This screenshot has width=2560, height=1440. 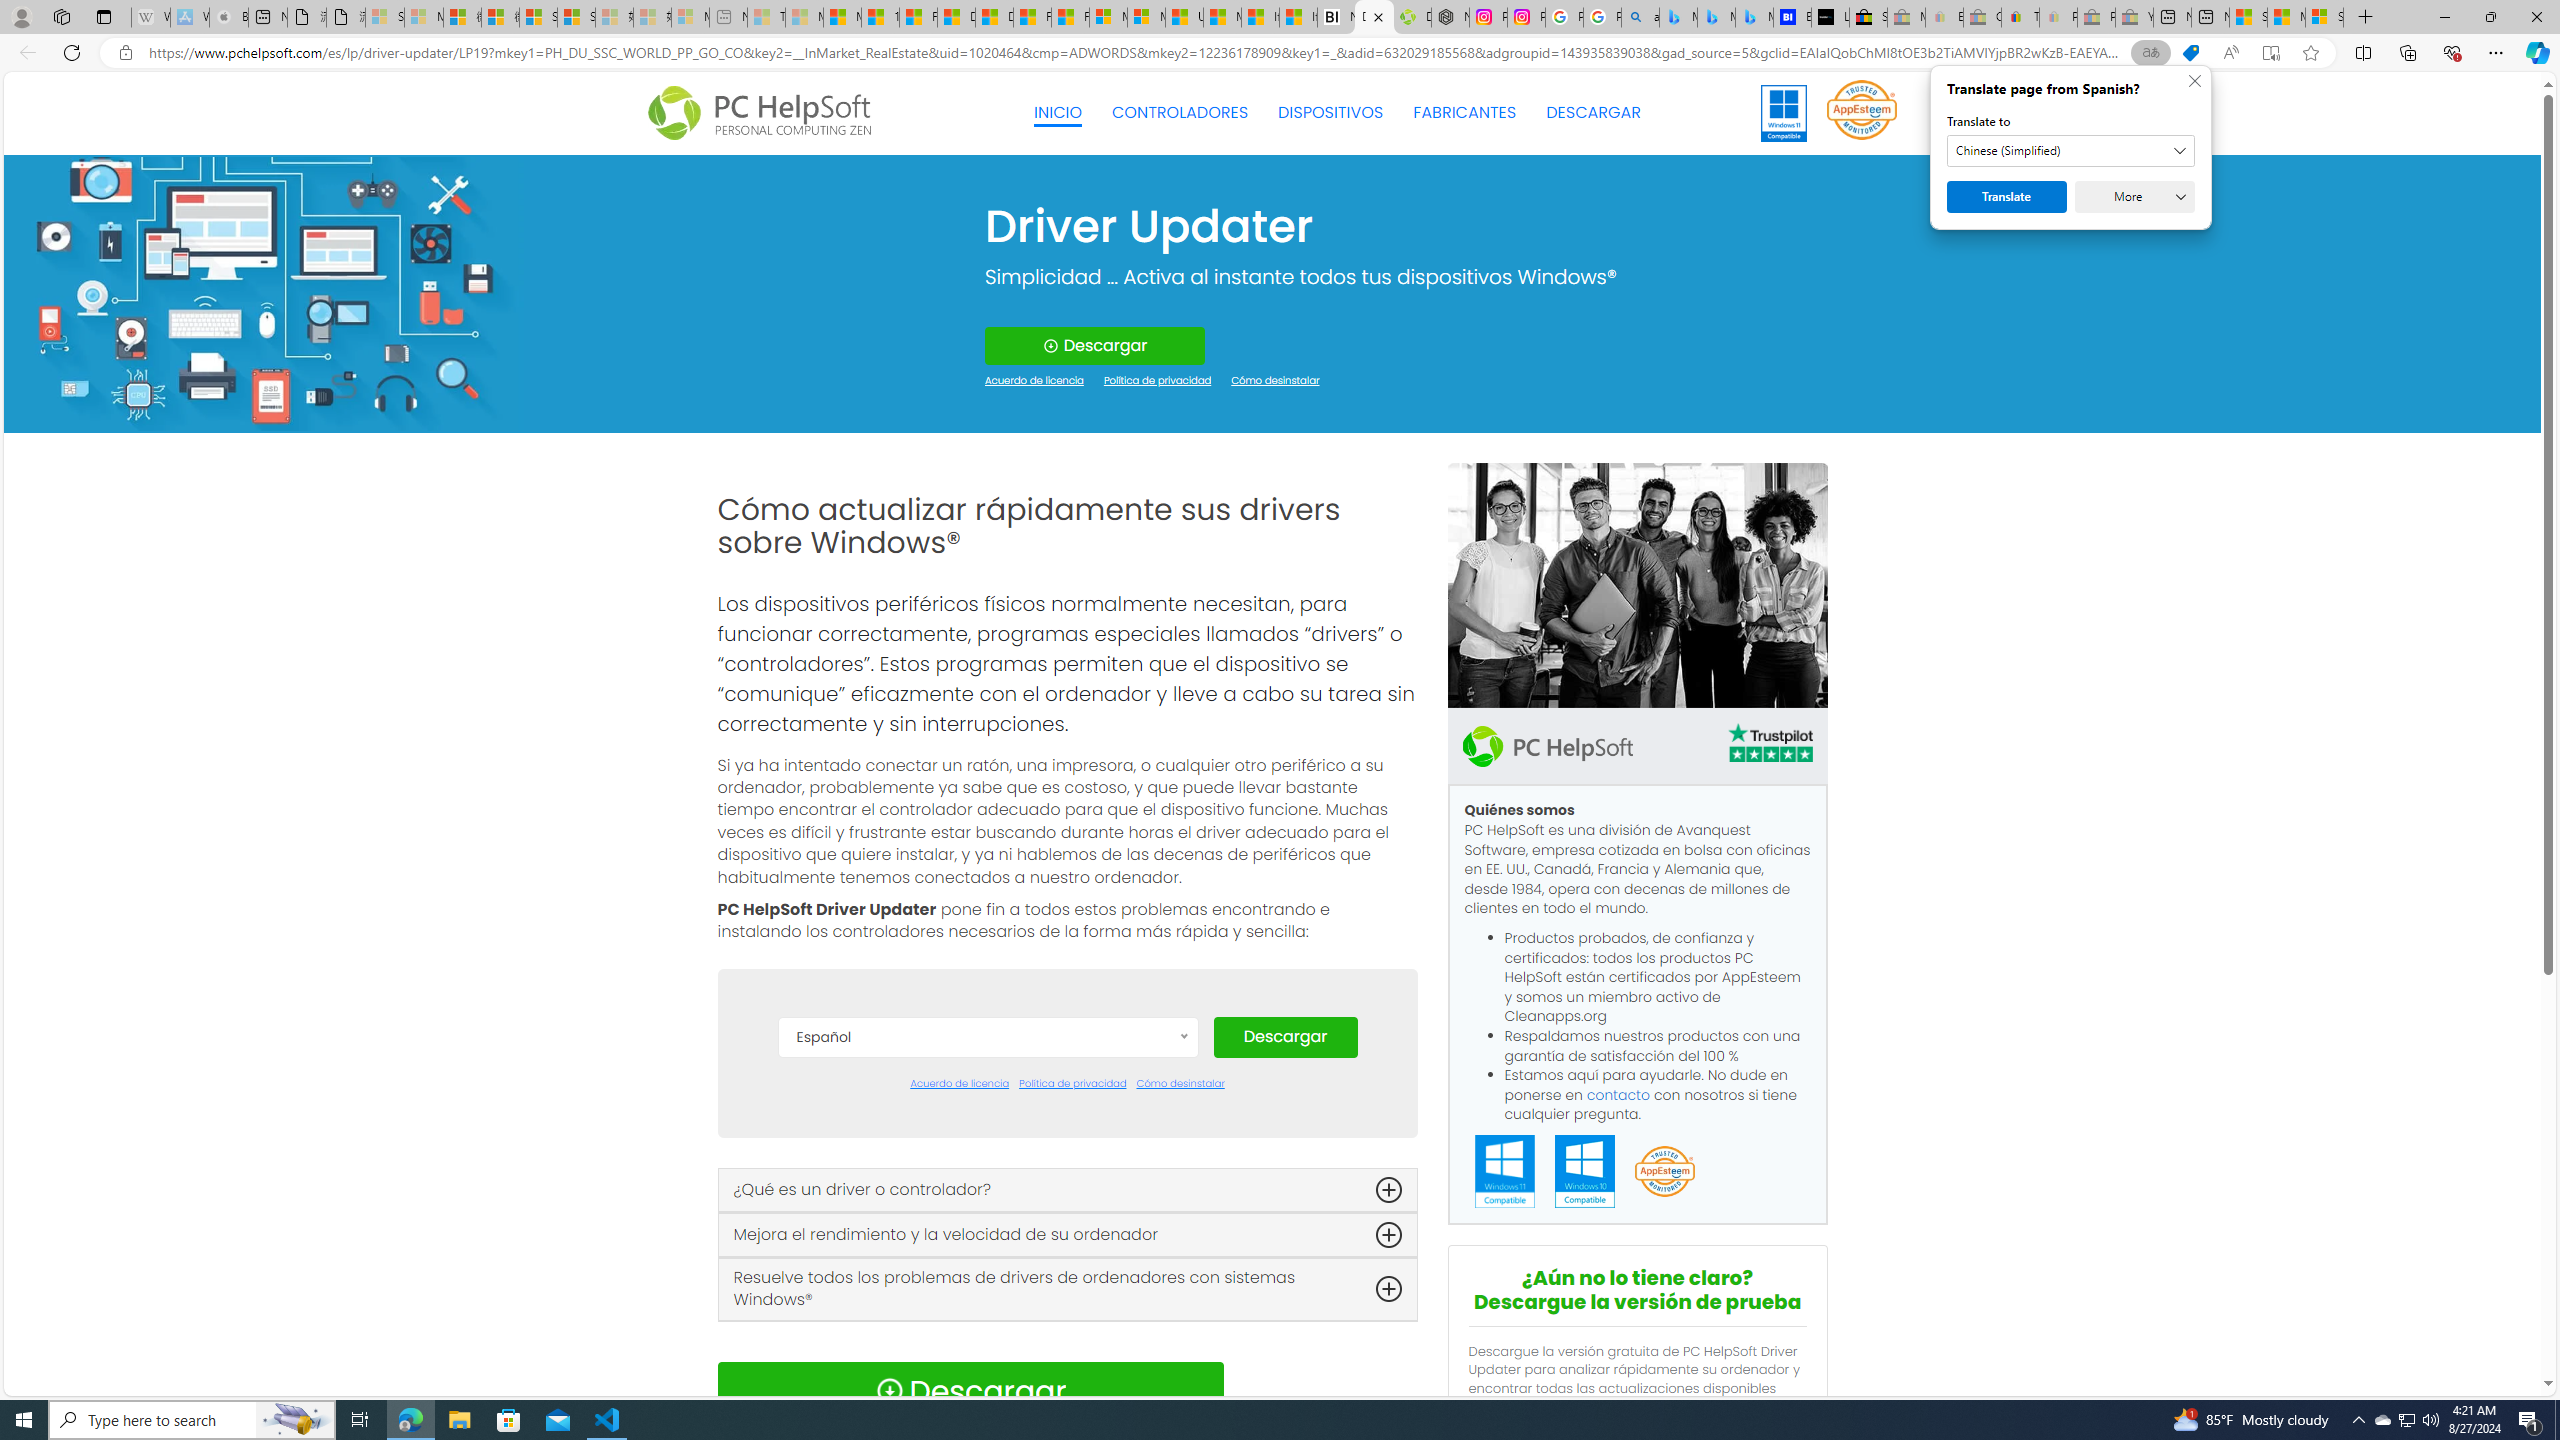 What do you see at coordinates (1057, 112) in the screenshot?
I see `'INICIO'` at bounding box center [1057, 112].